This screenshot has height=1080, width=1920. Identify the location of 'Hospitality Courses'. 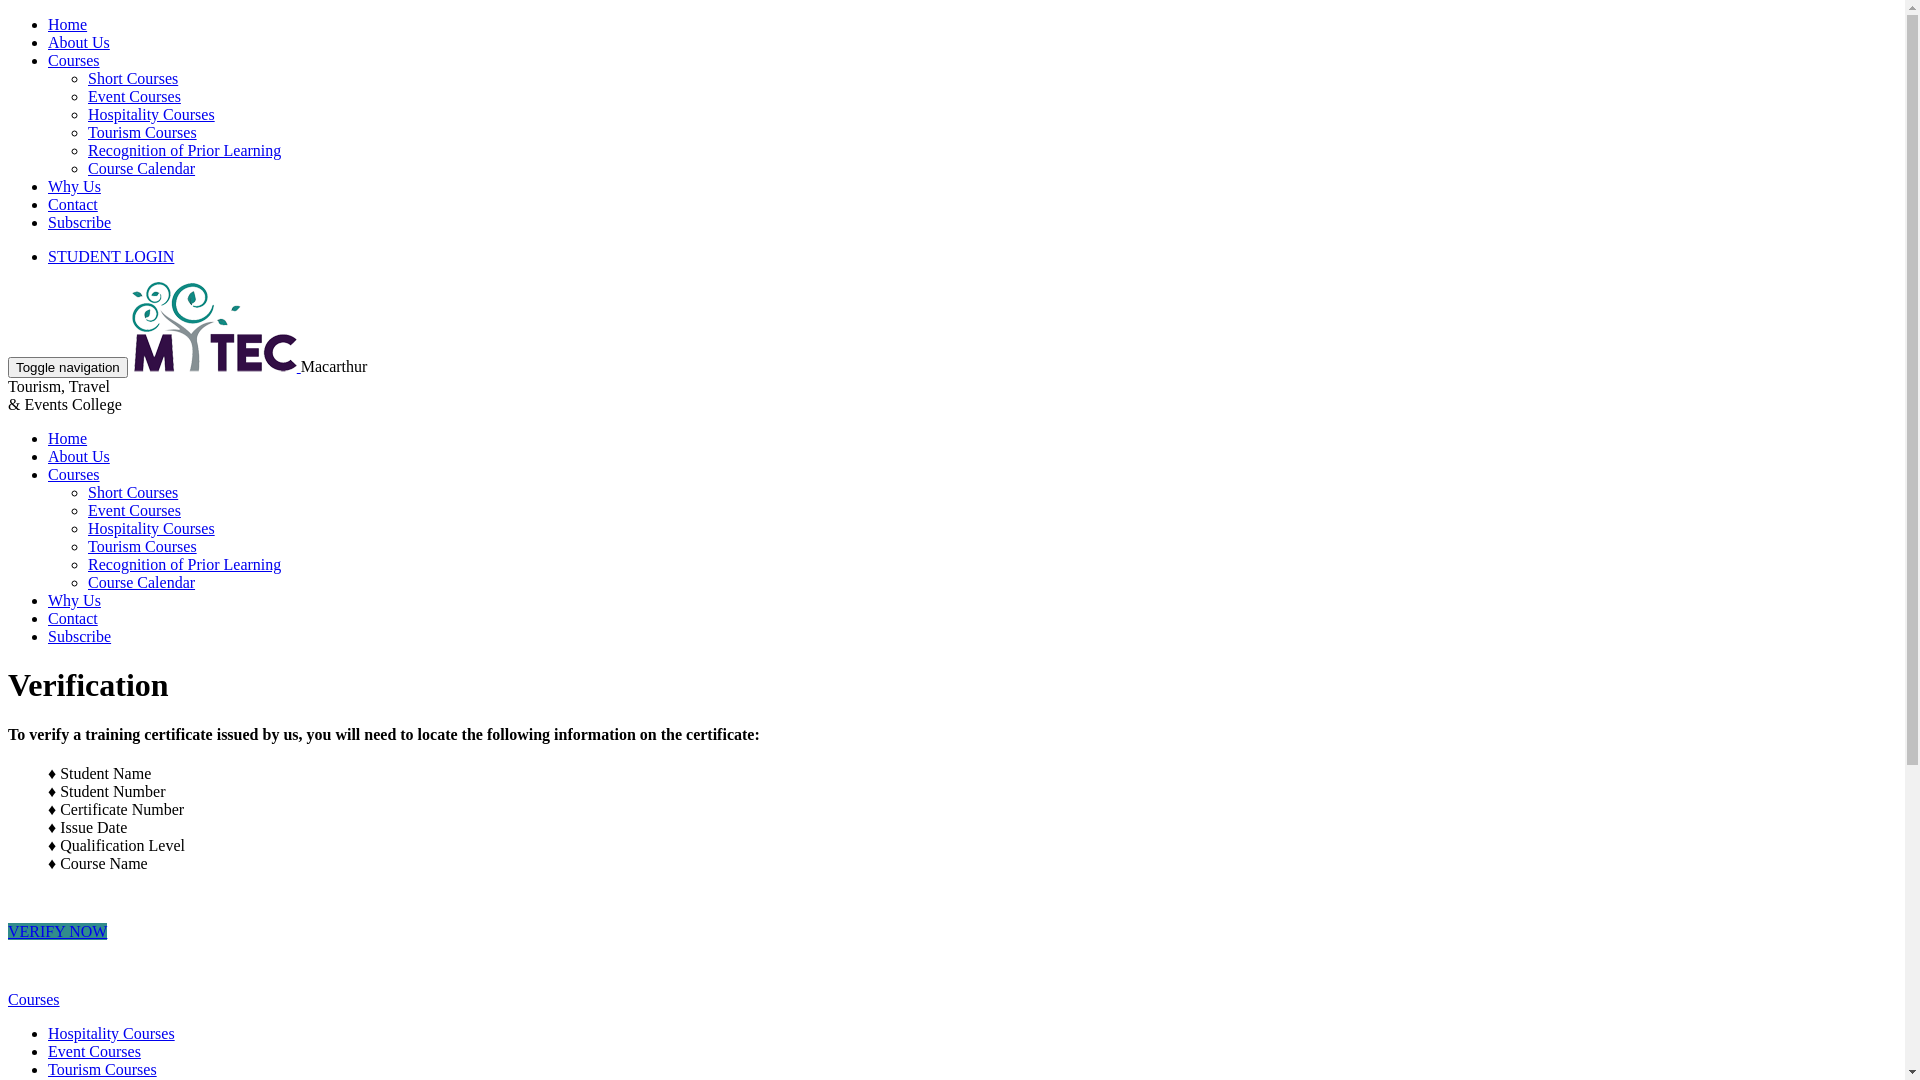
(150, 527).